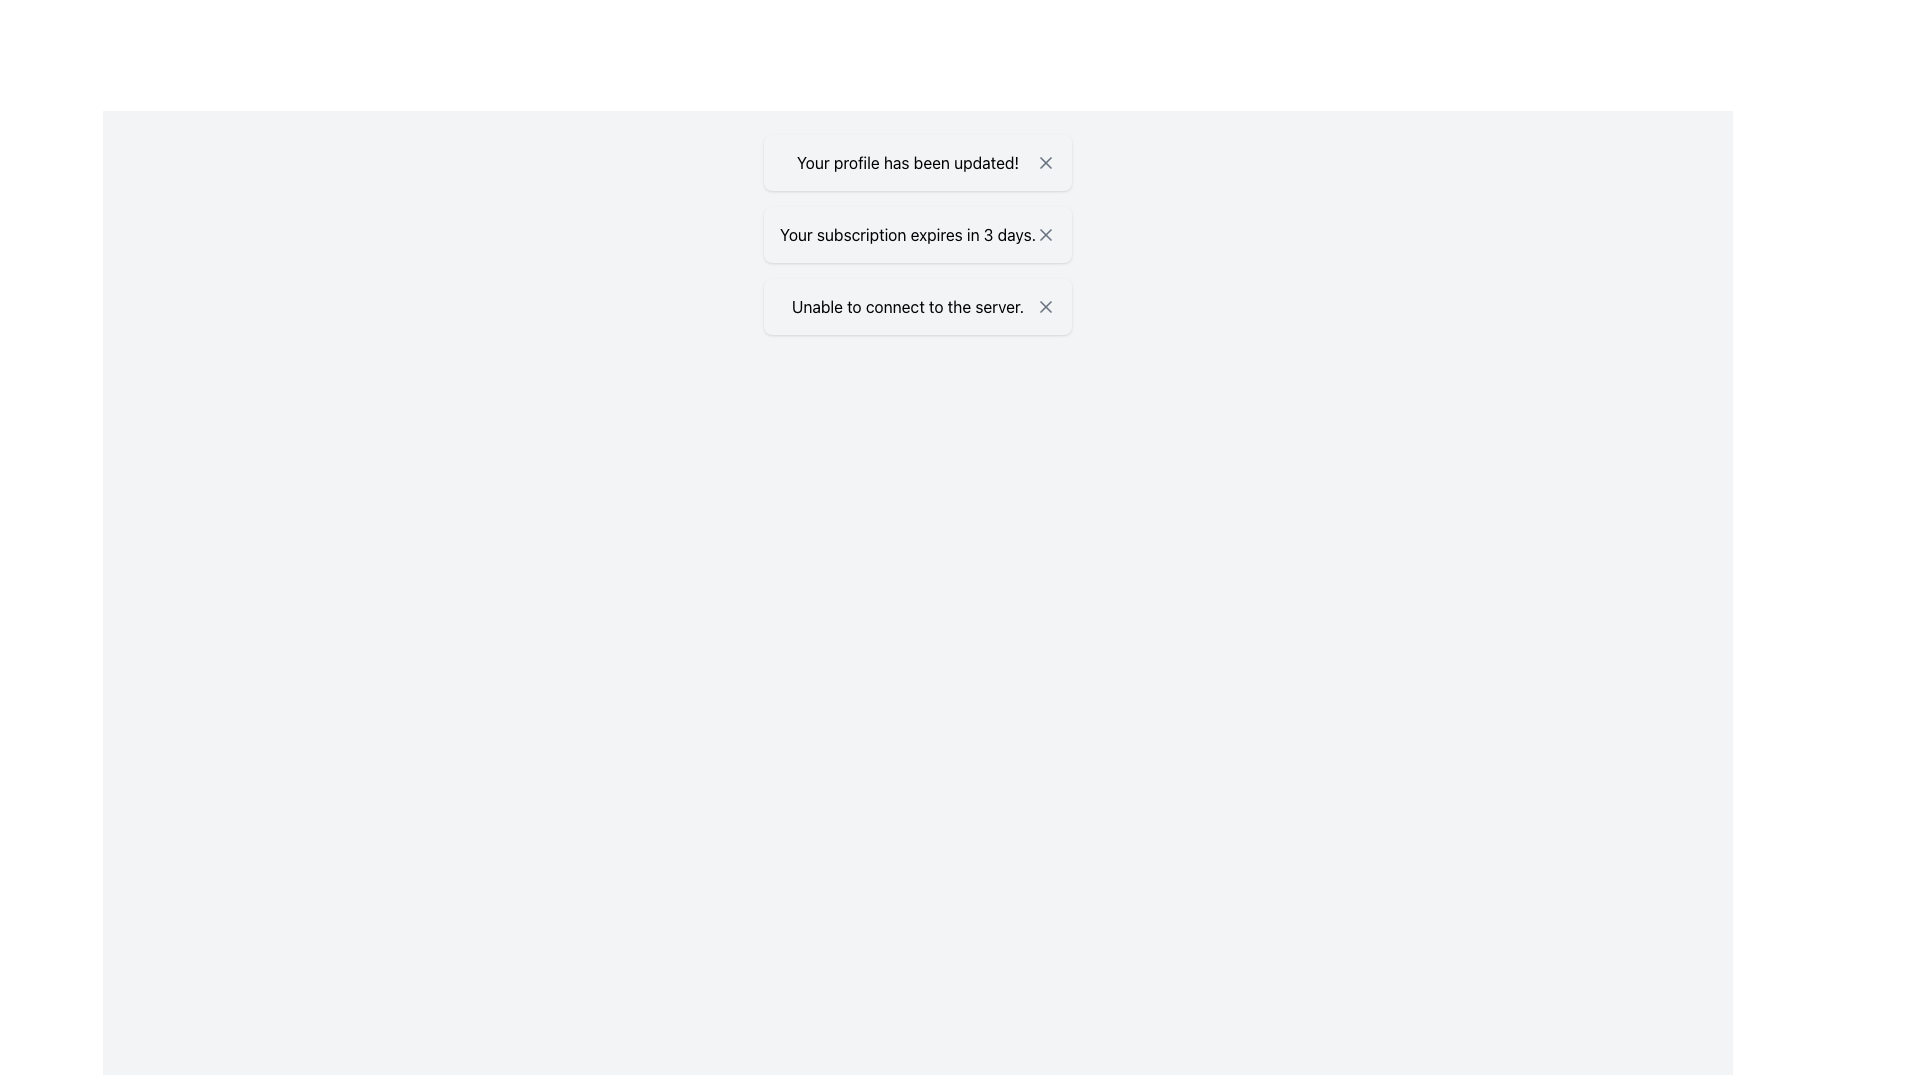 This screenshot has width=1920, height=1080. I want to click on notification about the subscription expiration located in the second notification card between the messages 'Your profile has been updated!' and 'Unable to connect to the server.', so click(906, 234).